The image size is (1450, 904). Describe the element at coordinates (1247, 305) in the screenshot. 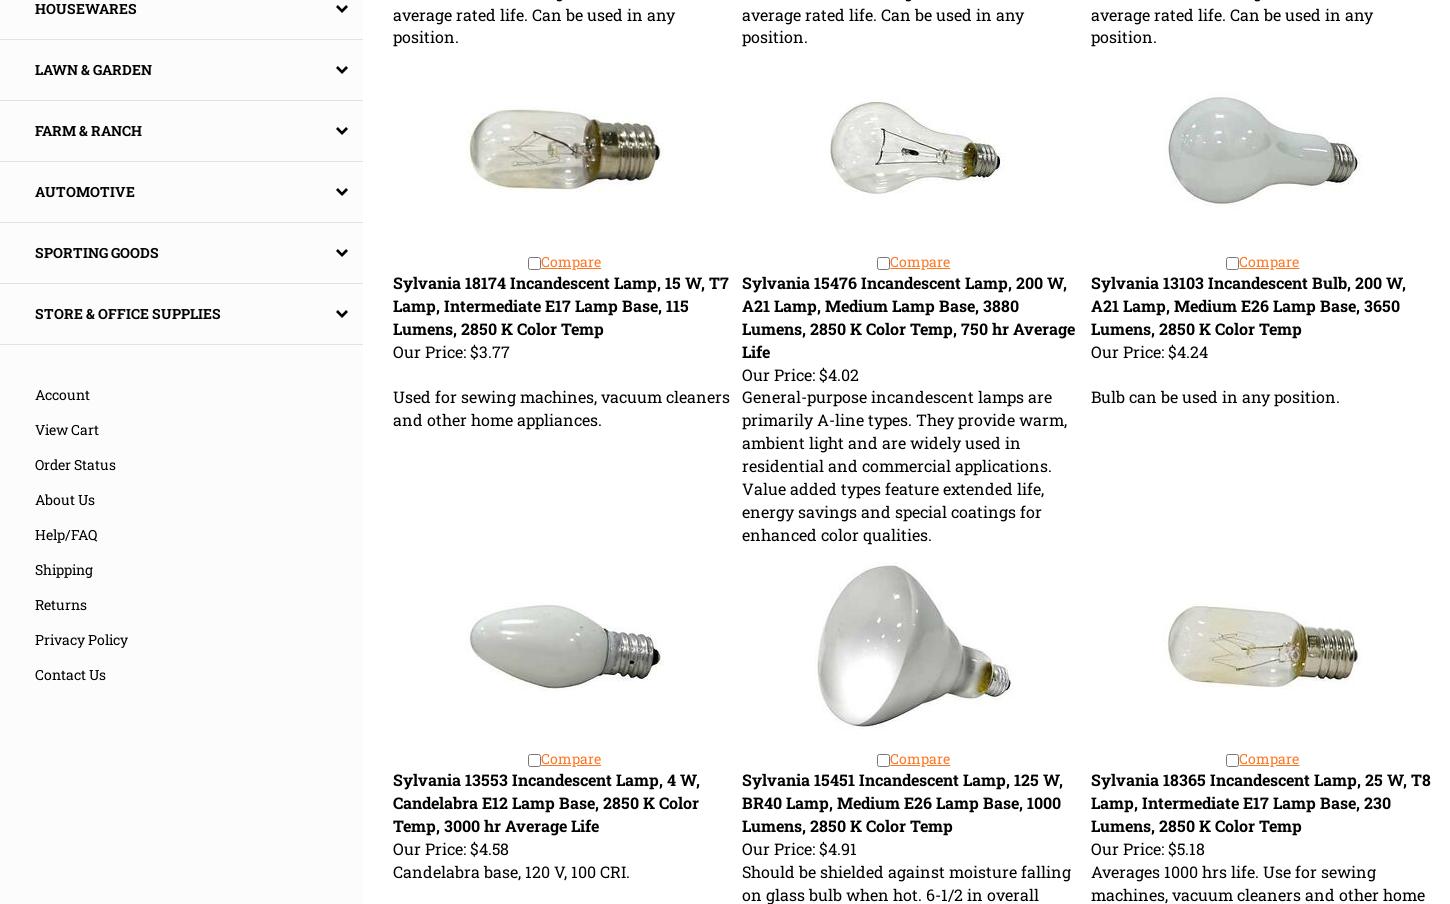

I see `'Sylvania 13103 Incandescent Bulb, 200 W, A21 Lamp, Medium E26 Lamp Base, 3650 Lumens, 2850 K Color Temp'` at that location.